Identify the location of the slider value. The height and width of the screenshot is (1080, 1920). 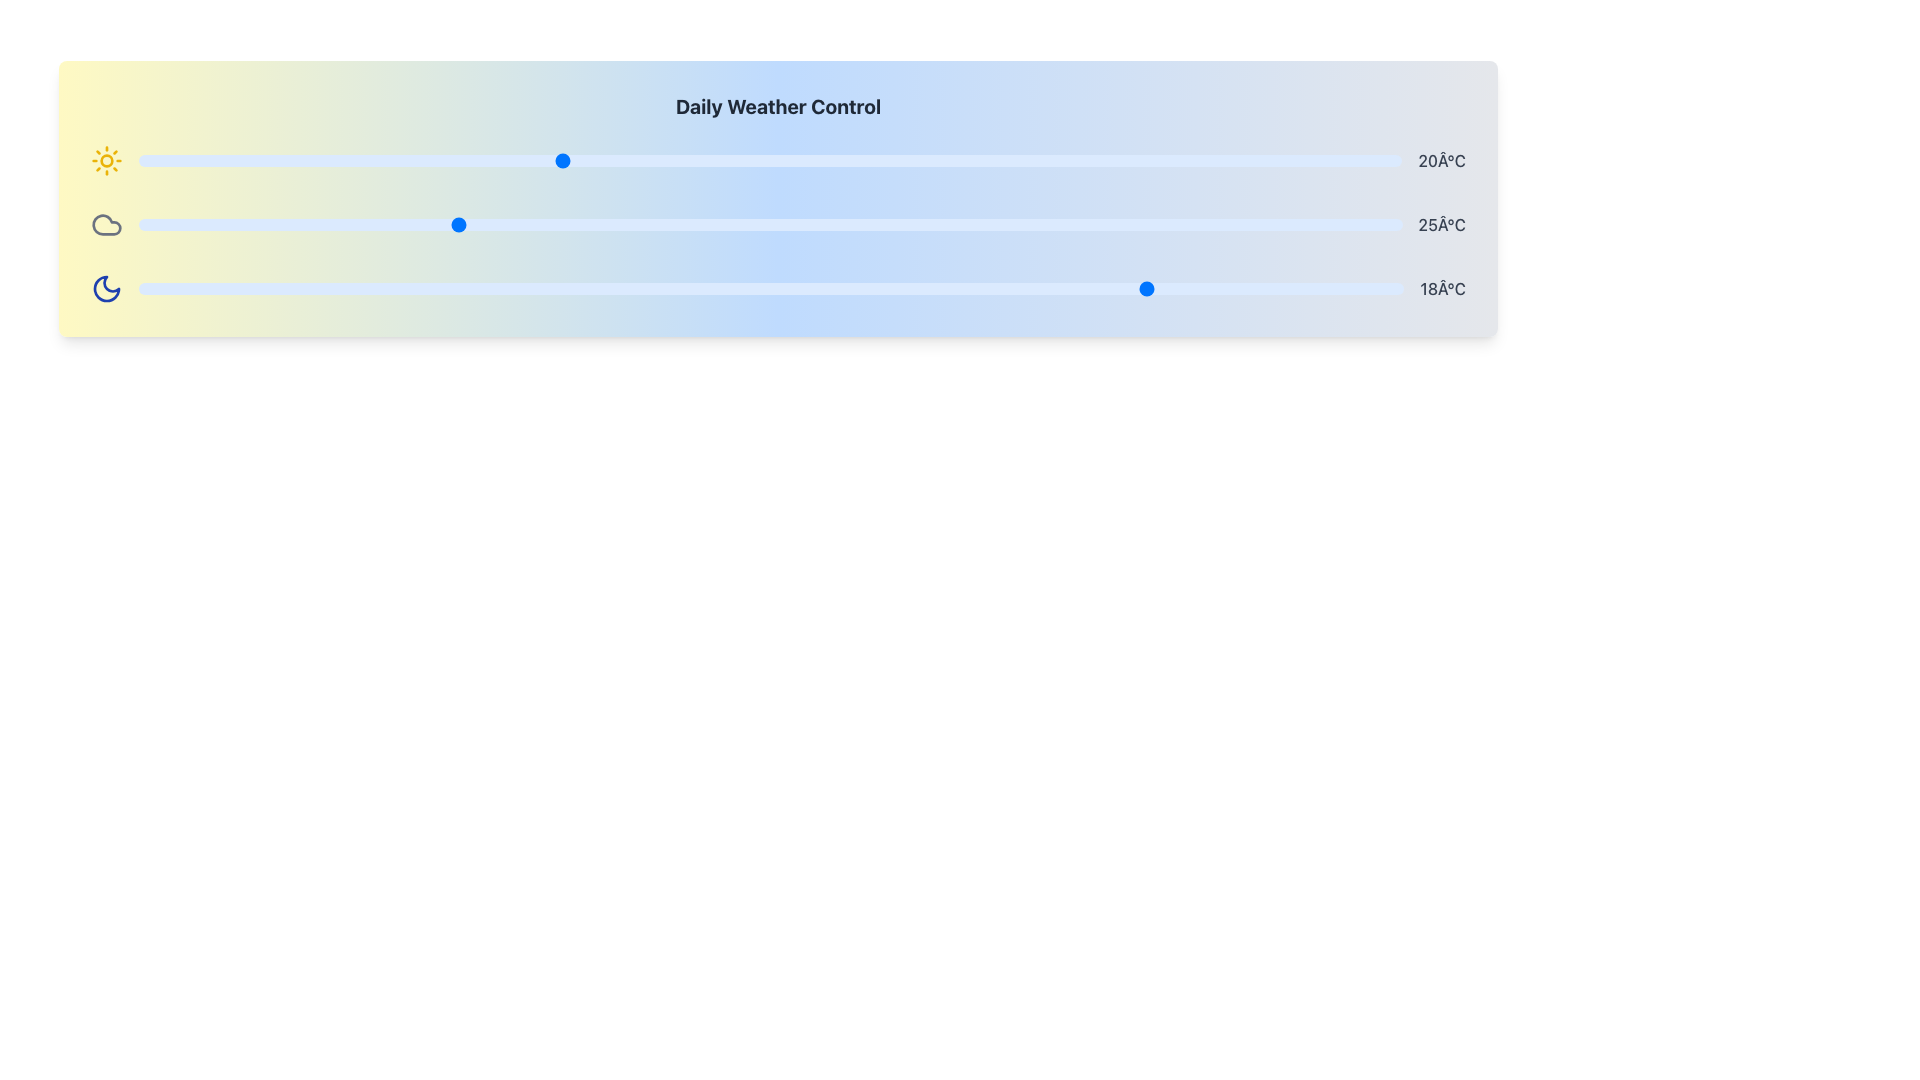
(644, 224).